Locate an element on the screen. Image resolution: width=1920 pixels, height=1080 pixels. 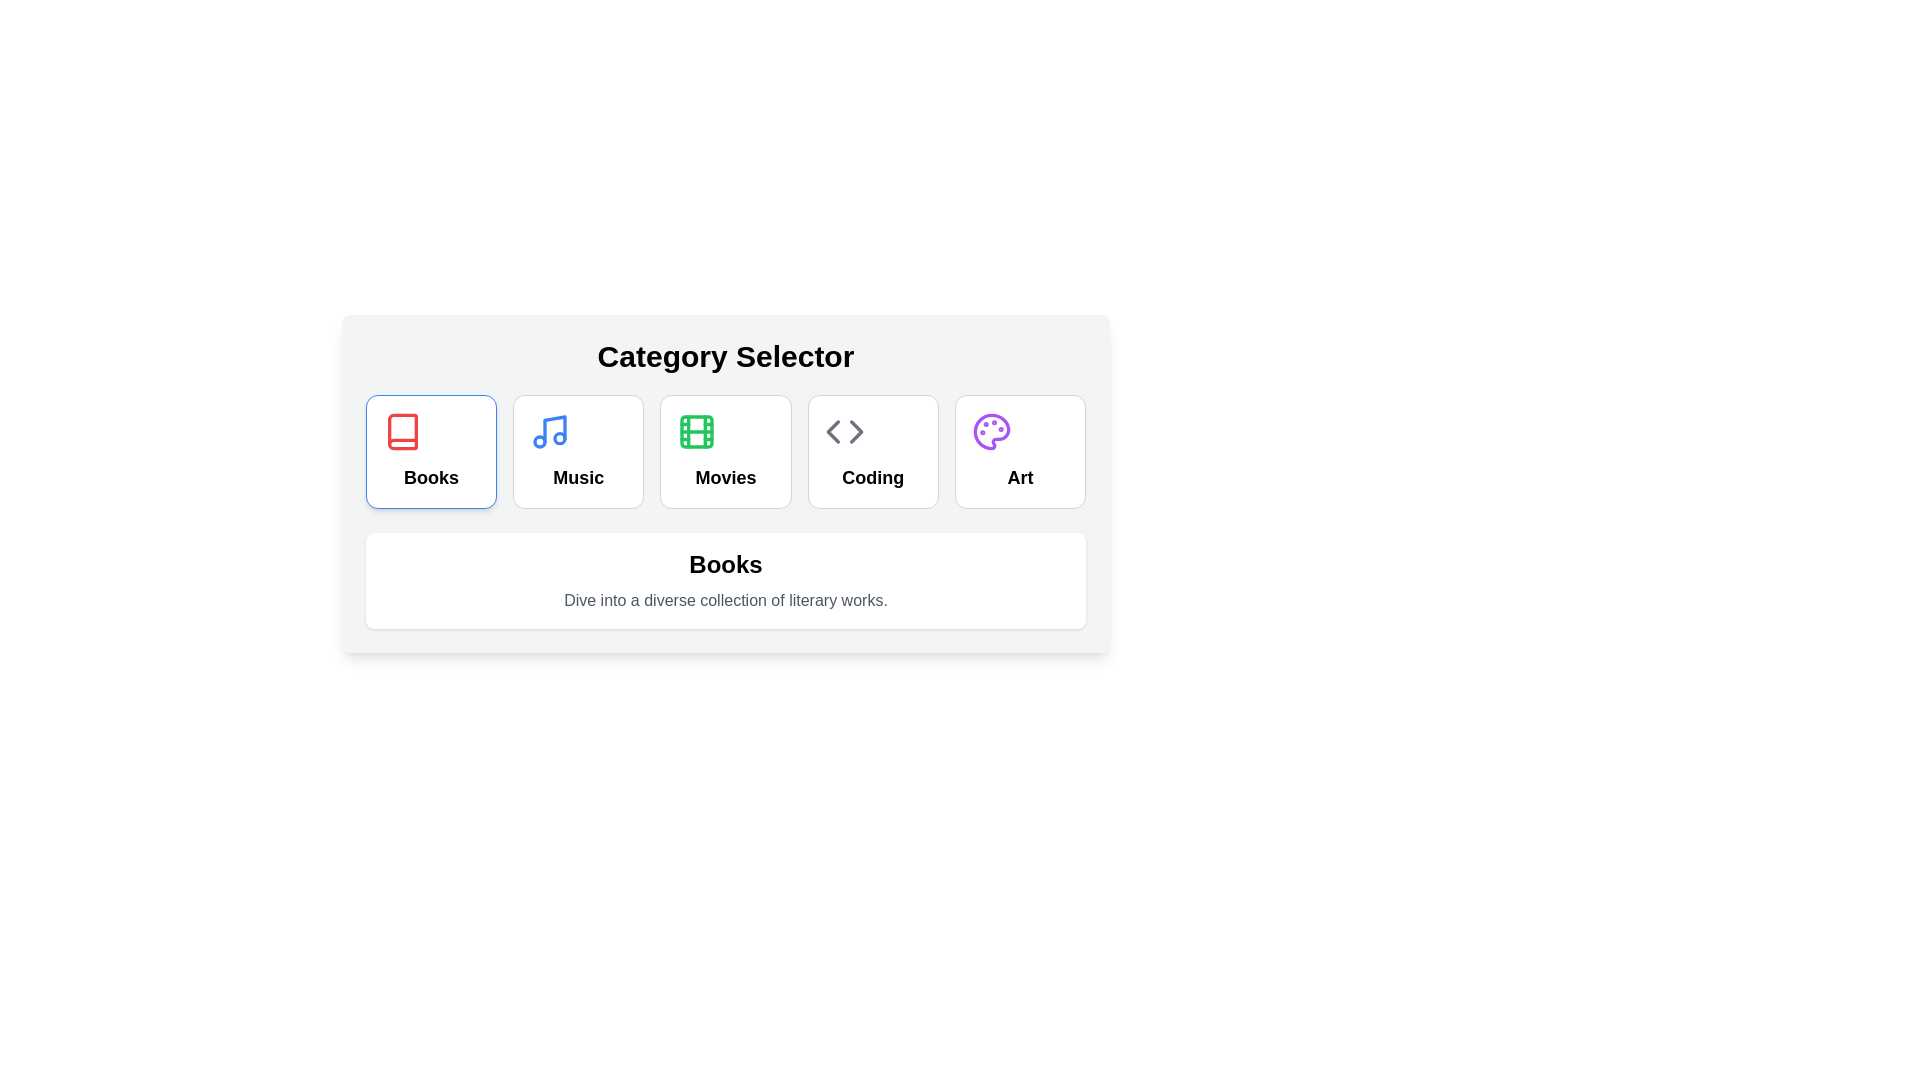
the 'Books' text element, which serves as a heading indicating the category below is located at coordinates (724, 564).